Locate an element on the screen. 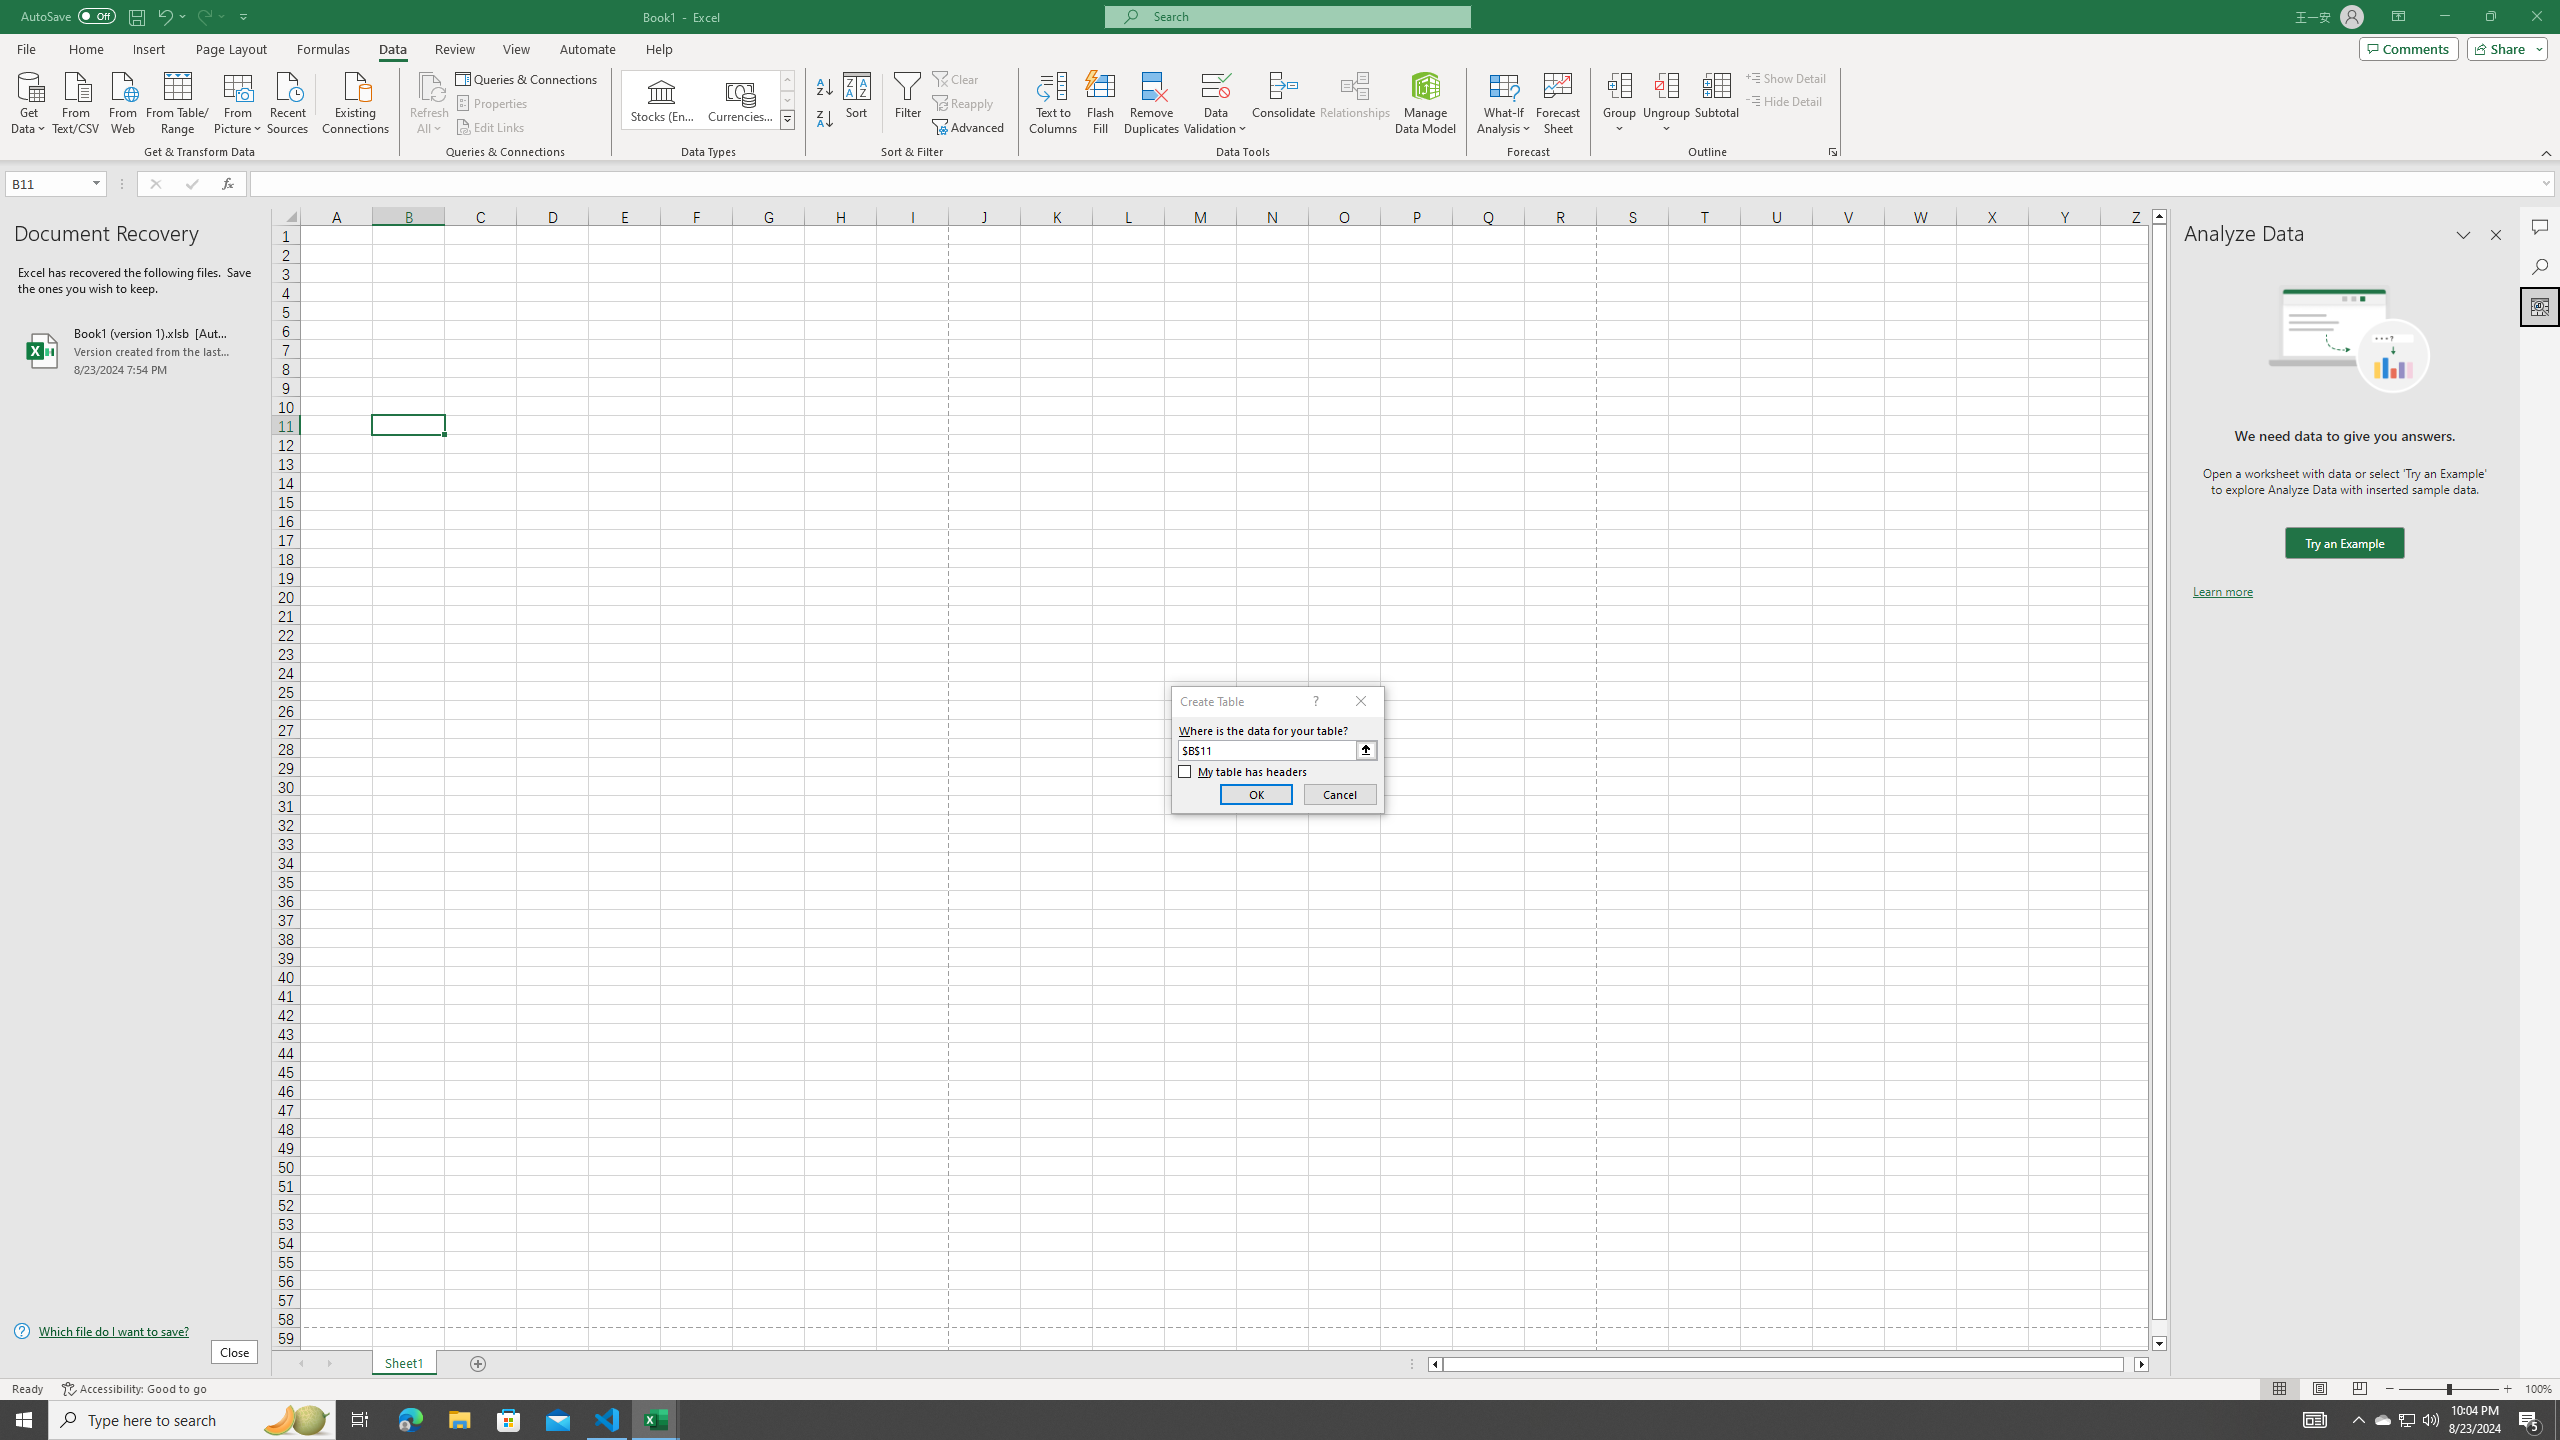  'Group and Outline Settings' is located at coordinates (1831, 150).